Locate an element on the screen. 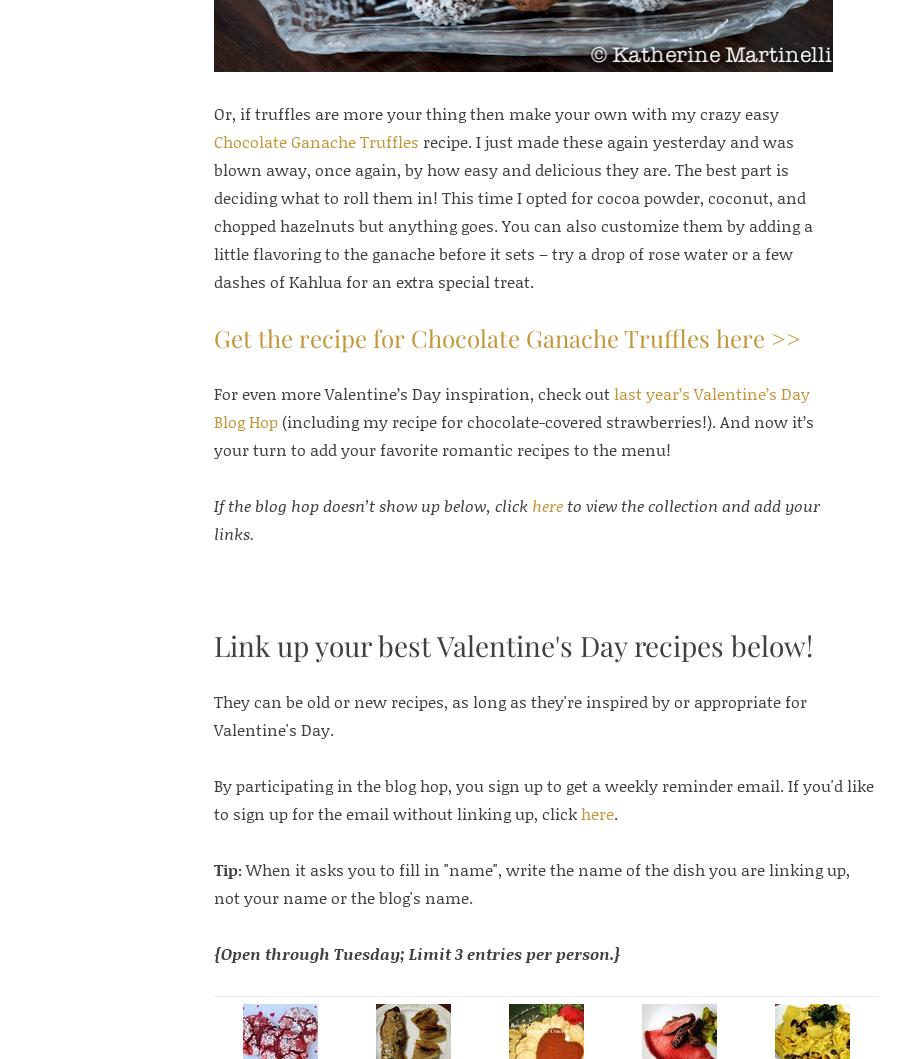 Image resolution: width=900 pixels, height=1059 pixels. 'They can be old or new recipes, as long as they're inspired by or appropriate for Valentine's Day.' is located at coordinates (508, 714).